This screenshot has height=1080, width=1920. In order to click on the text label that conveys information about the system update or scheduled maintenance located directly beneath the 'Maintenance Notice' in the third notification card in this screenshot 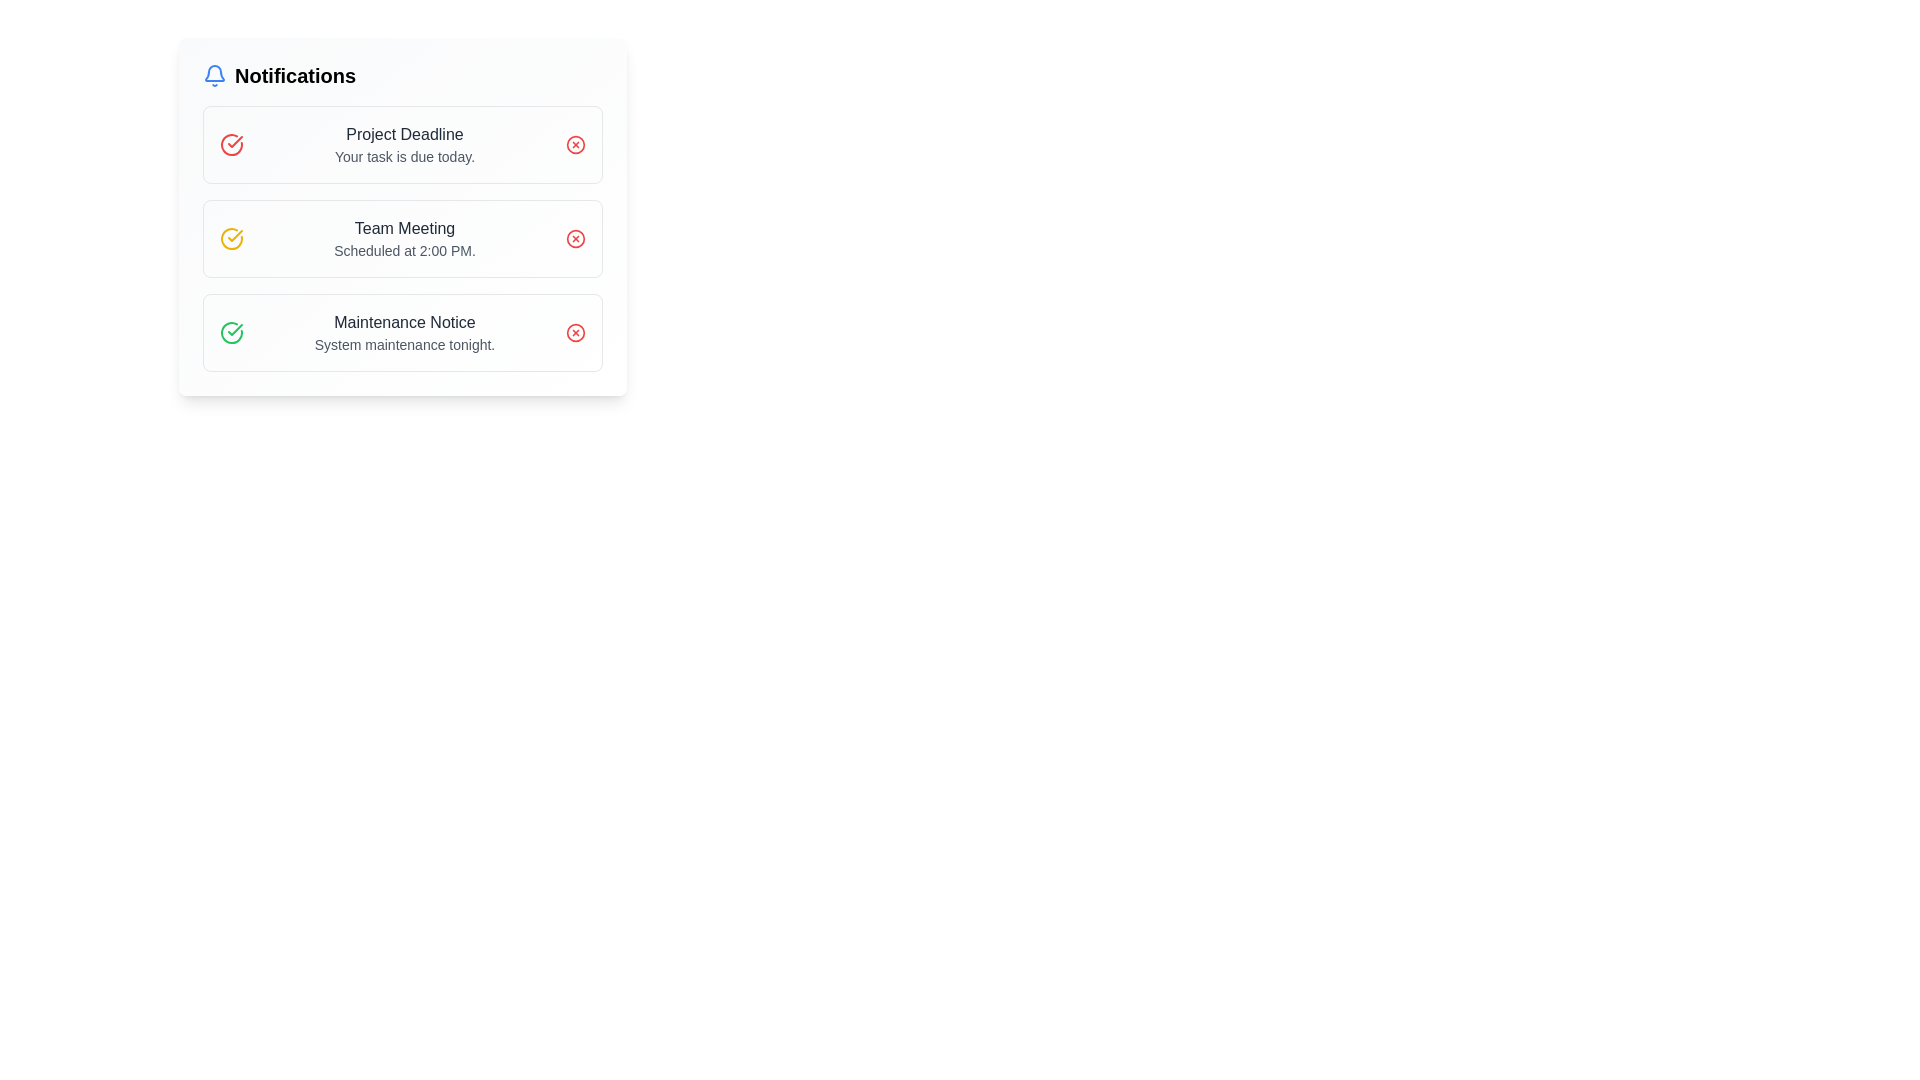, I will do `click(403, 343)`.